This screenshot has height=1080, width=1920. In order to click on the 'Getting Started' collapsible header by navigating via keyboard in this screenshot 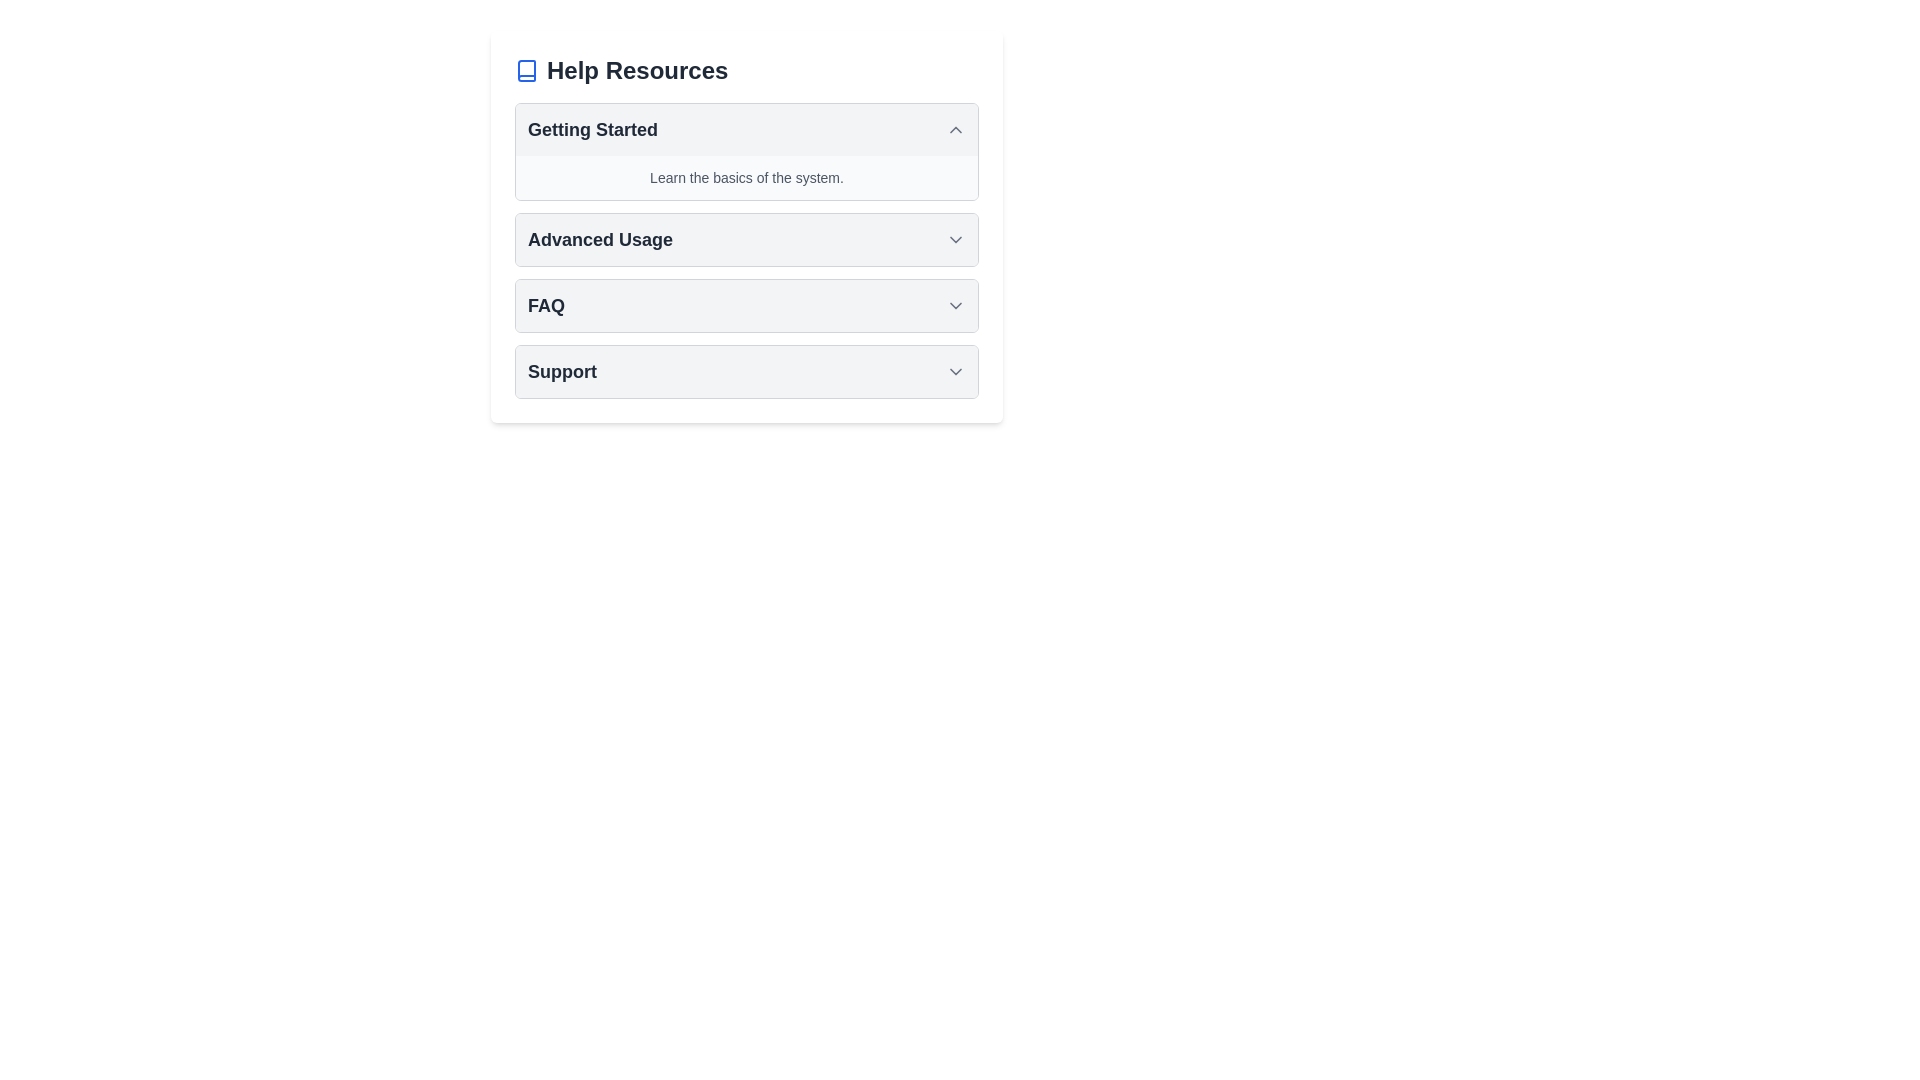, I will do `click(746, 130)`.